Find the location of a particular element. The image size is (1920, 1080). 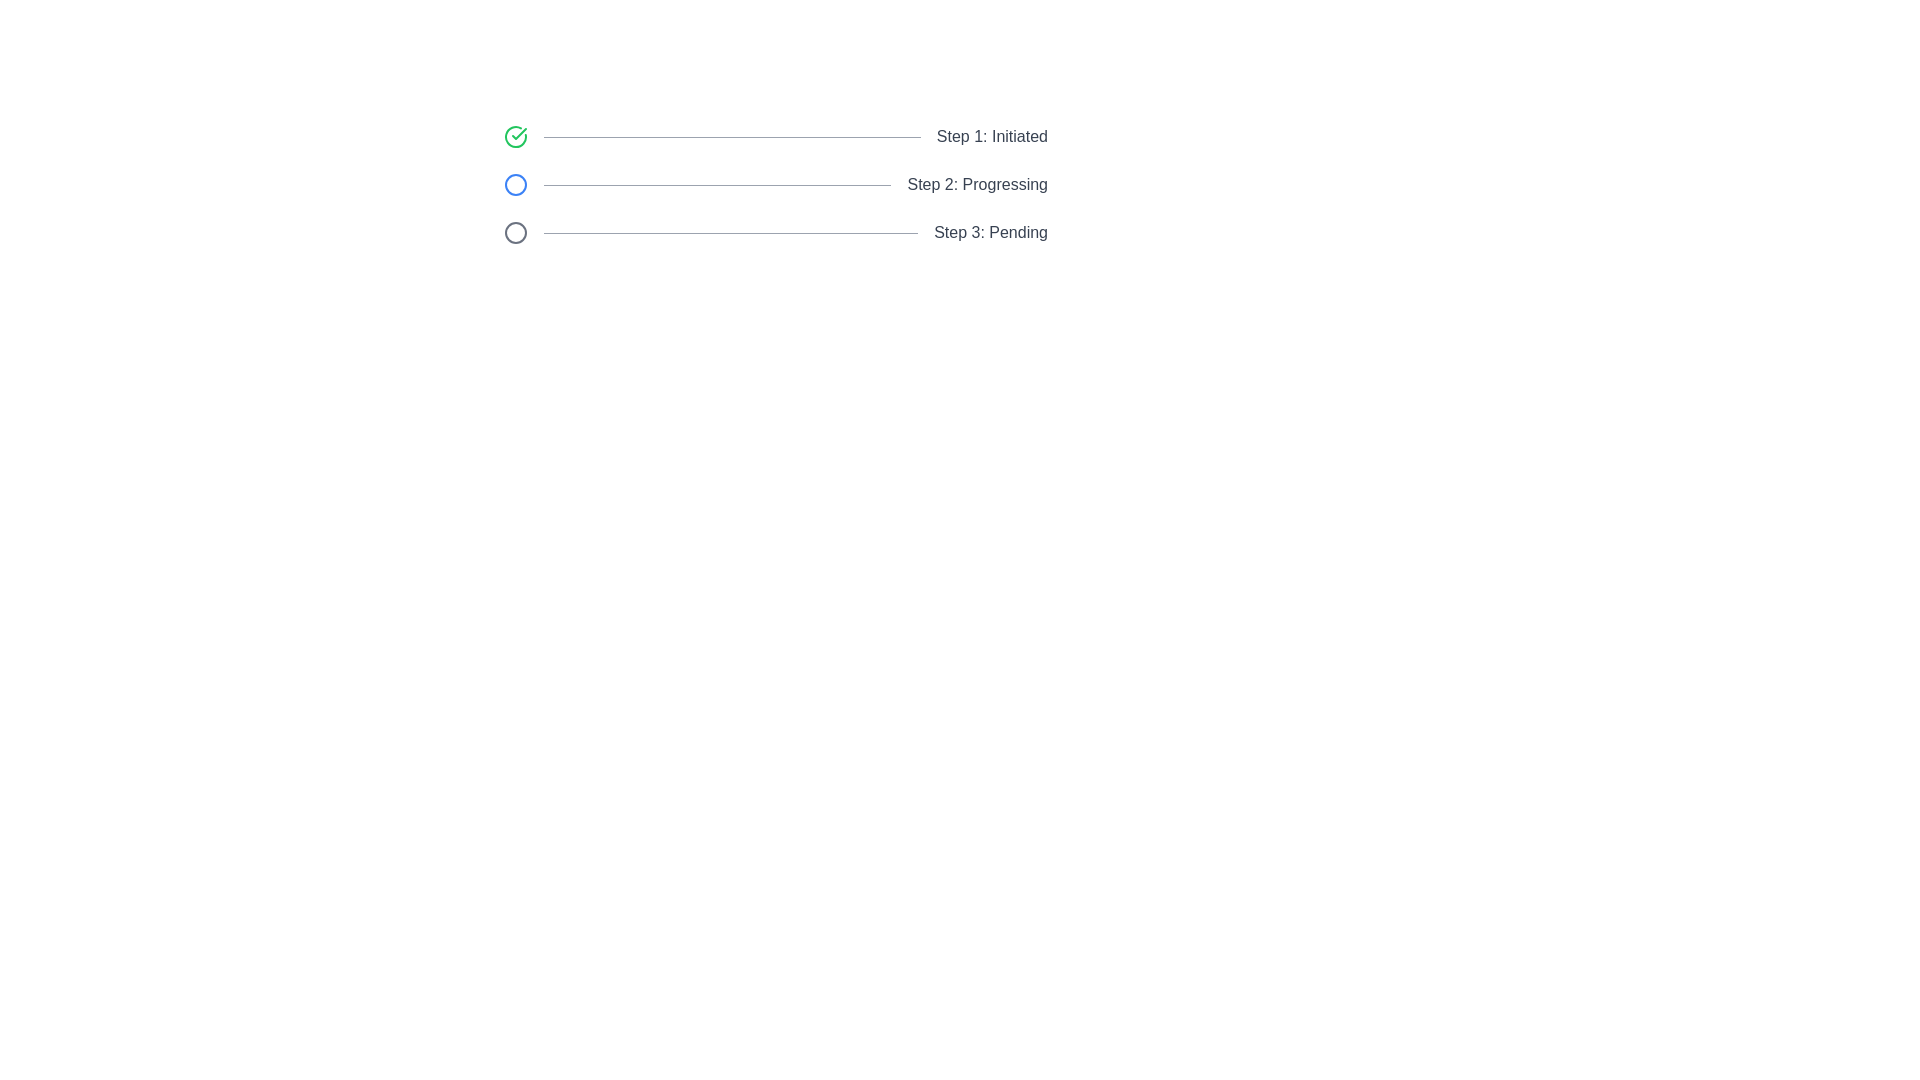

the text label reading 'Step 2: Progressing', which is styled in gray and located to the right of a circular blue icon within the second step of a vertical stepper layout is located at coordinates (977, 185).